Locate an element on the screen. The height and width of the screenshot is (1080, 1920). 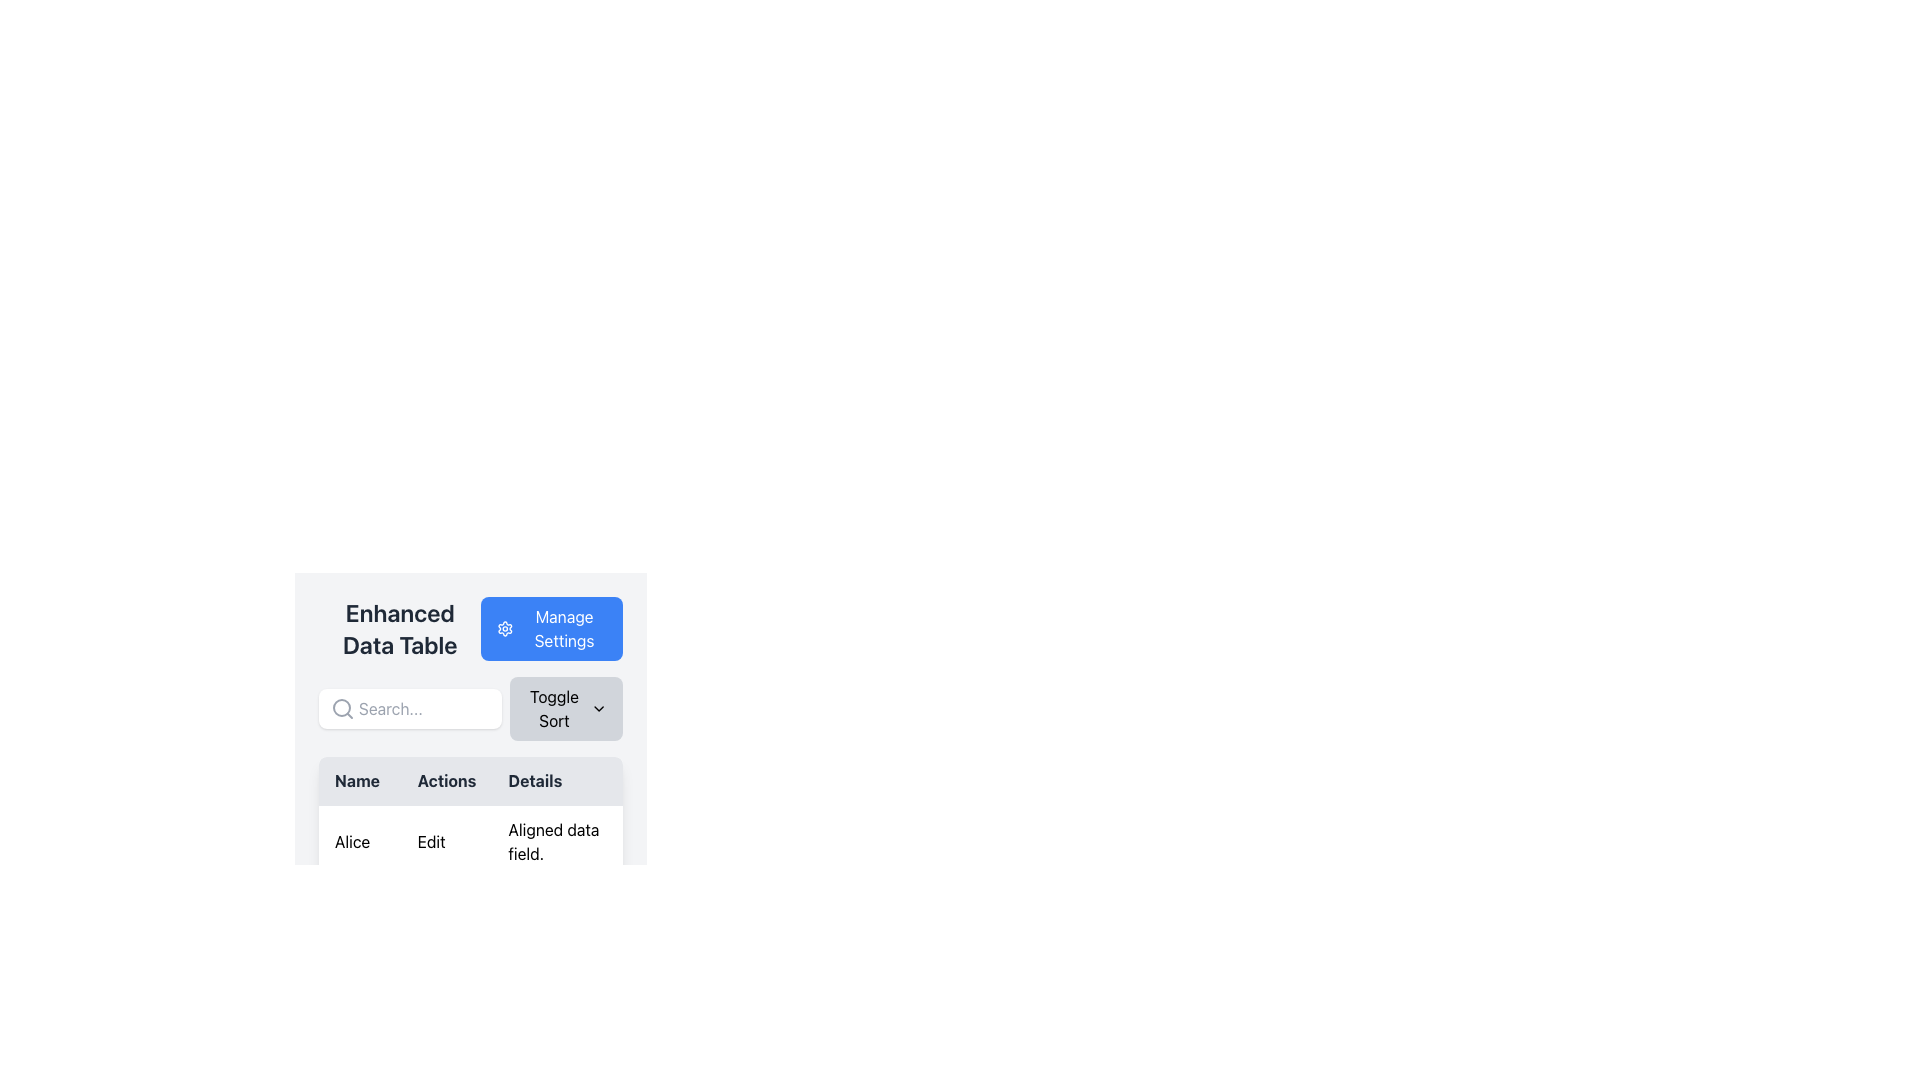
the settings button for the 'Enhanced Data Table' is located at coordinates (552, 627).